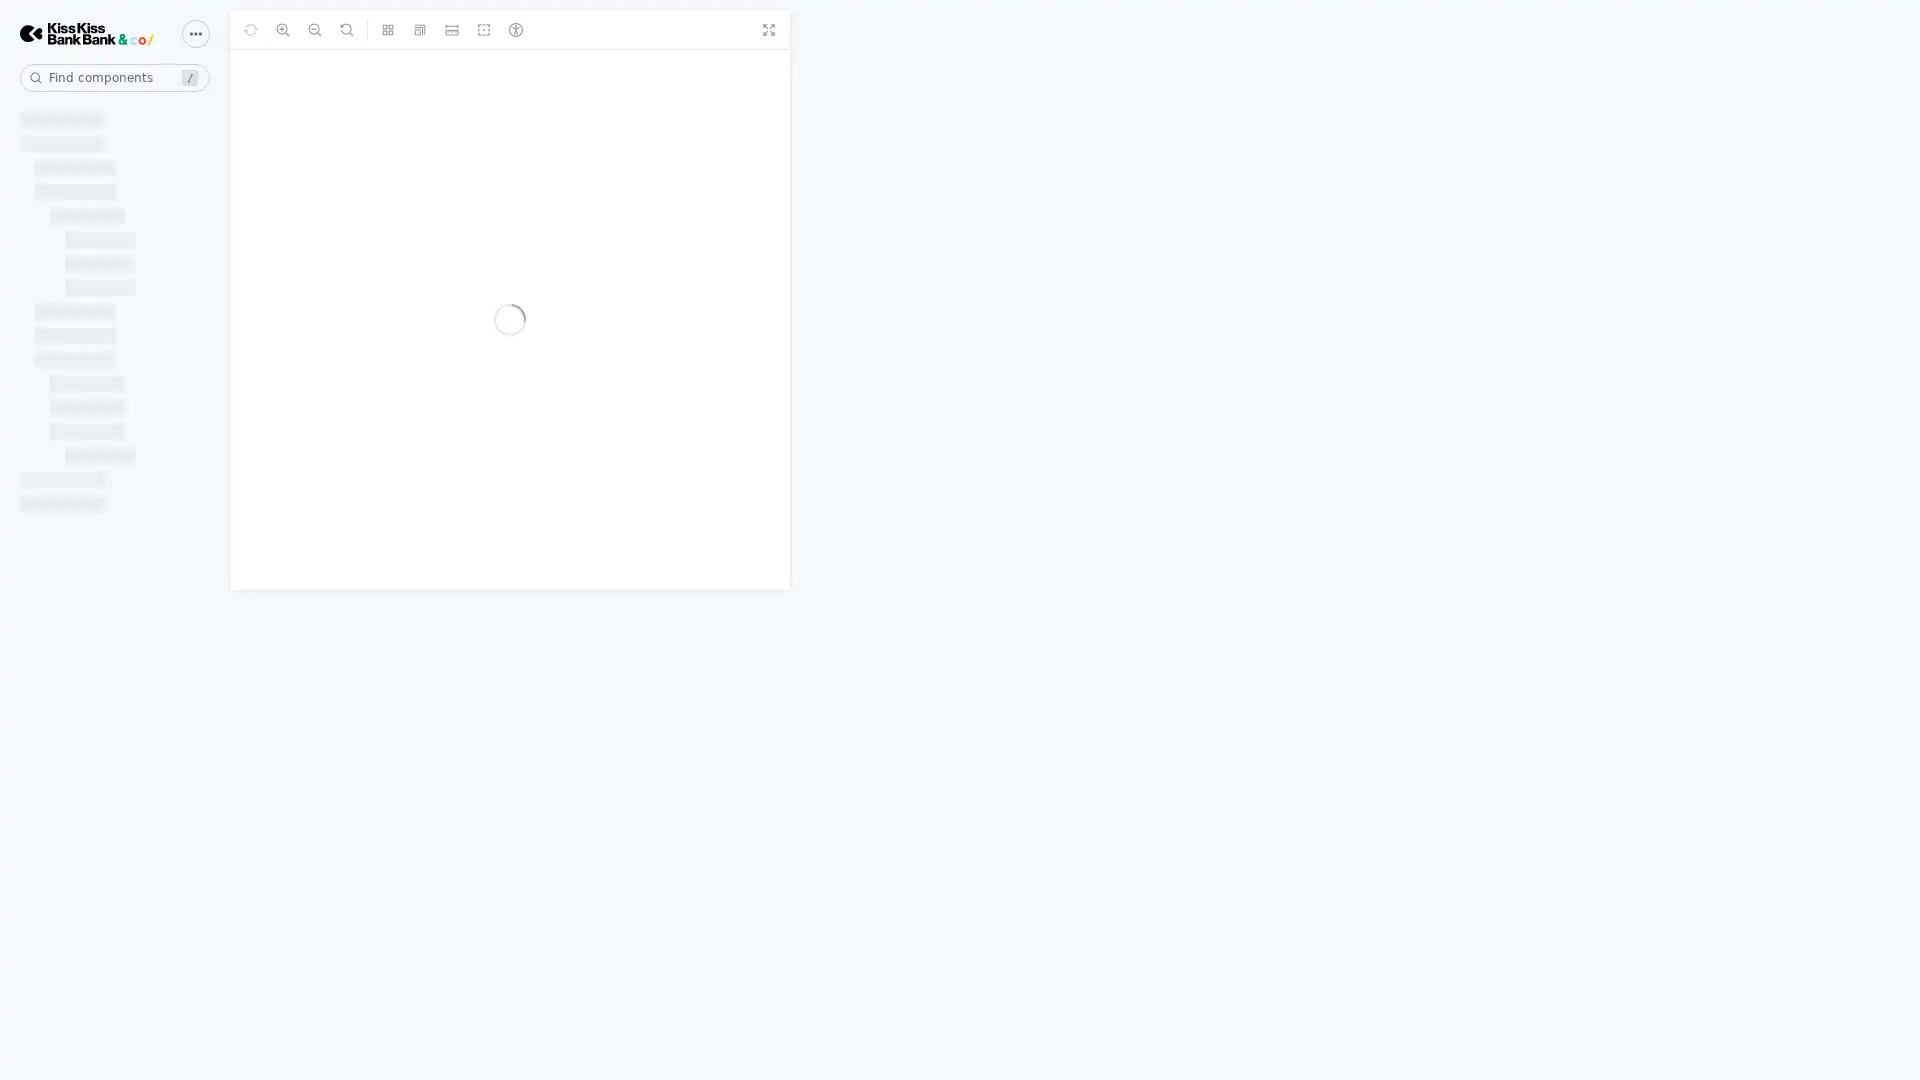 Image resolution: width=1920 pixels, height=1080 pixels. I want to click on HELPERS, so click(56, 241).